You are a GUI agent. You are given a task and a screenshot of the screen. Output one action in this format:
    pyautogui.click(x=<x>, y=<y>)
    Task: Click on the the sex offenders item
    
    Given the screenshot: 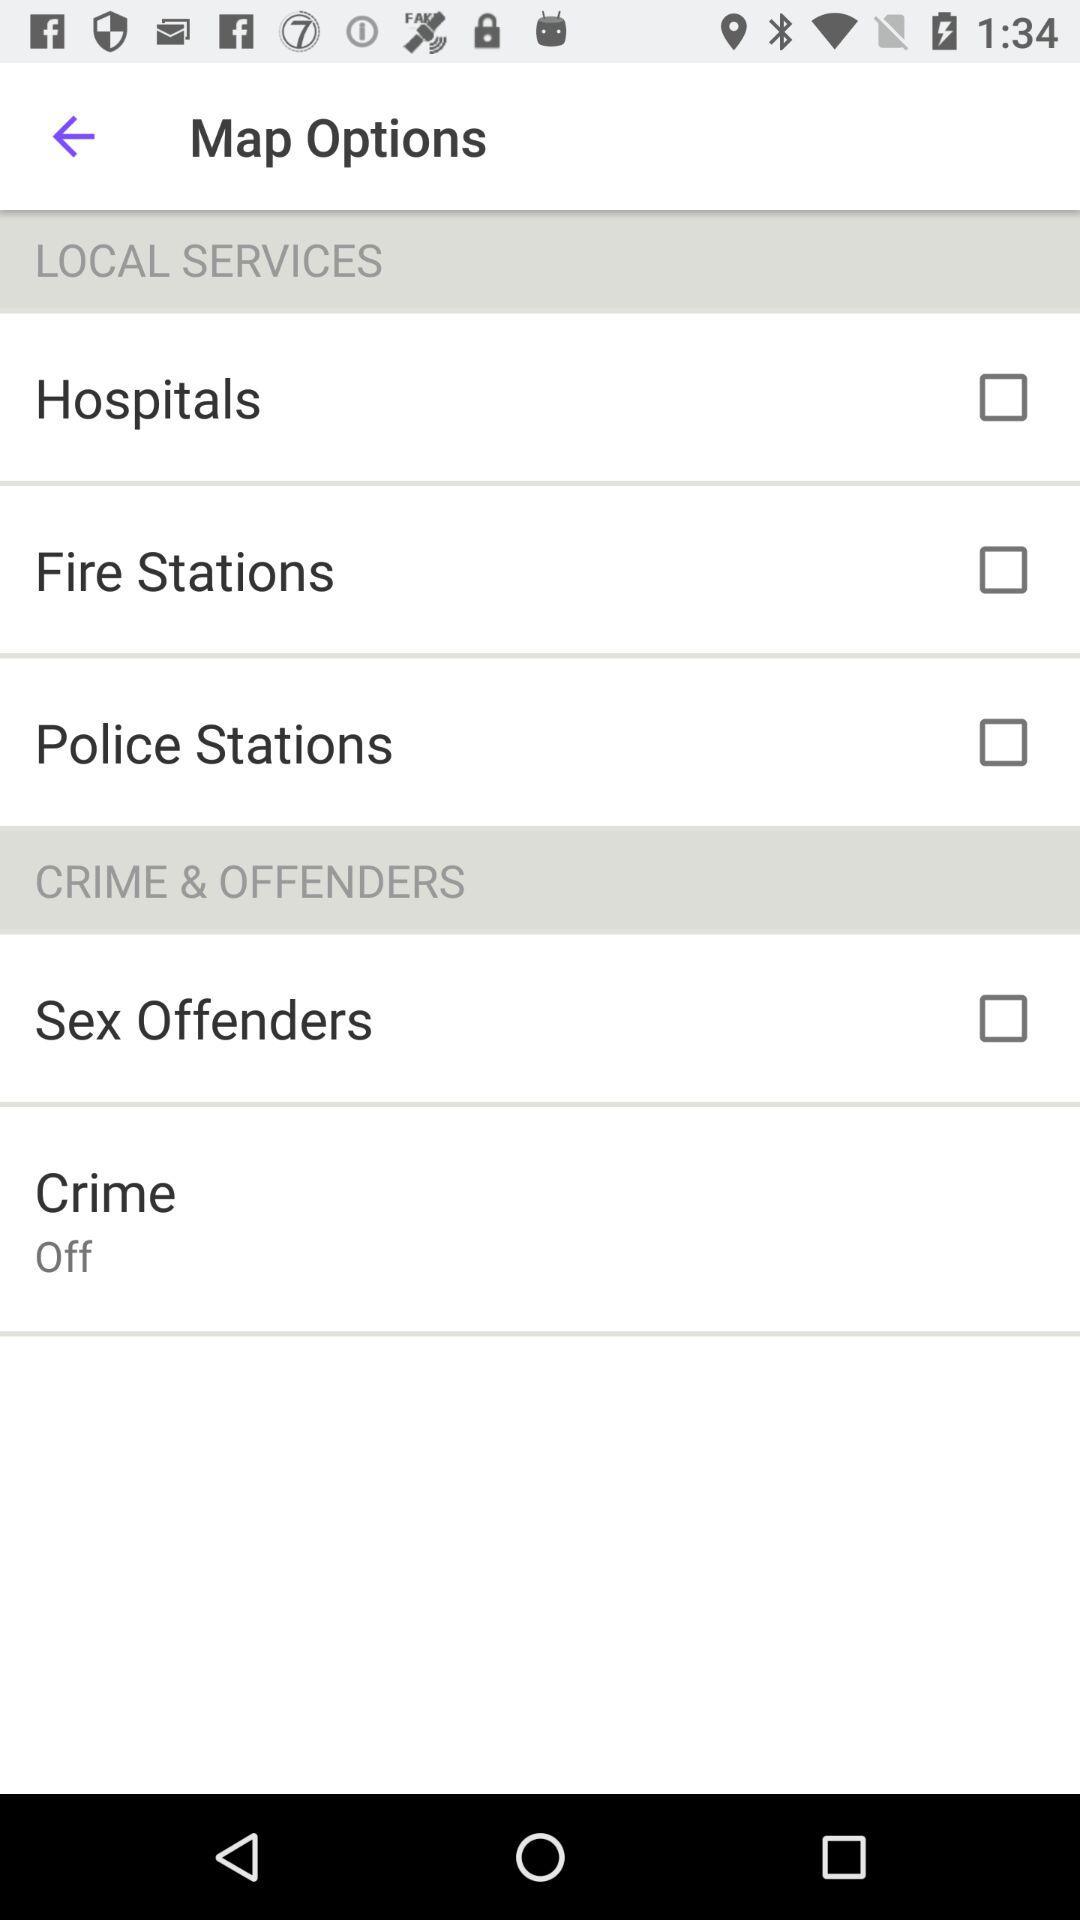 What is the action you would take?
    pyautogui.click(x=204, y=1018)
    